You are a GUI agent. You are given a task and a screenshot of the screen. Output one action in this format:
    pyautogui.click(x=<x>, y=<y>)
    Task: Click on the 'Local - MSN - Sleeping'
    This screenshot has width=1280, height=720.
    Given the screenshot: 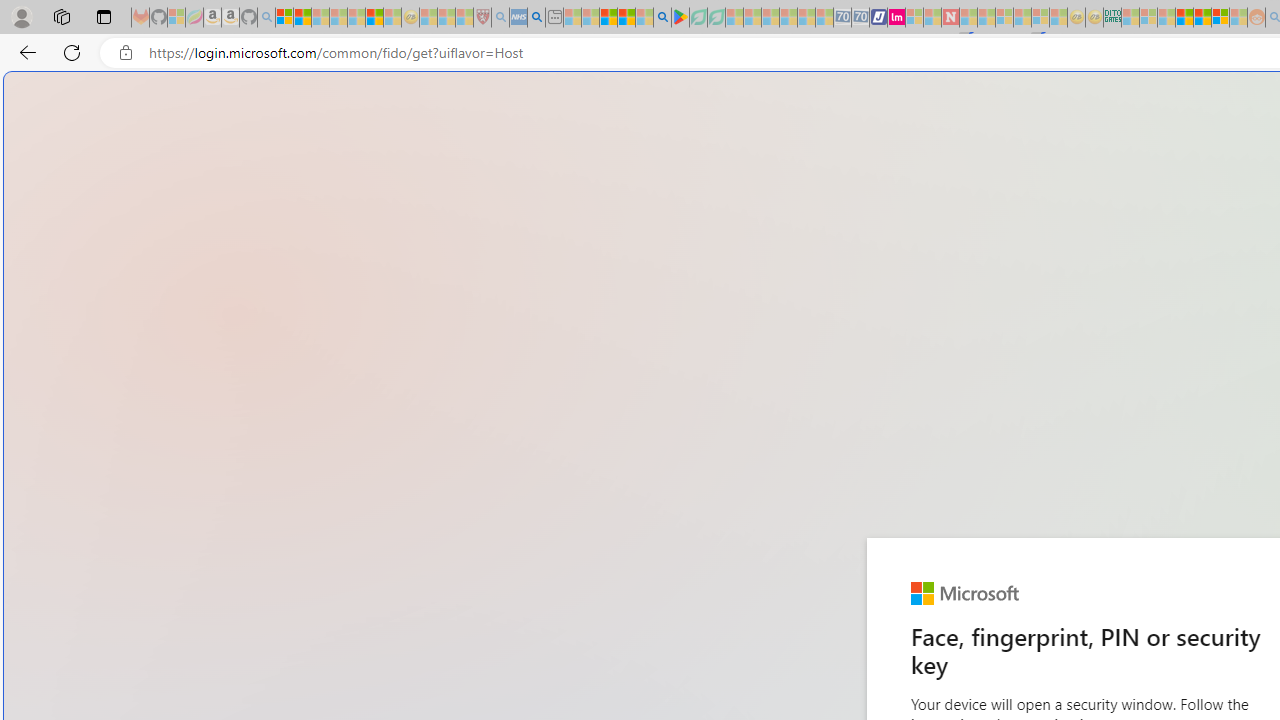 What is the action you would take?
    pyautogui.click(x=463, y=17)
    